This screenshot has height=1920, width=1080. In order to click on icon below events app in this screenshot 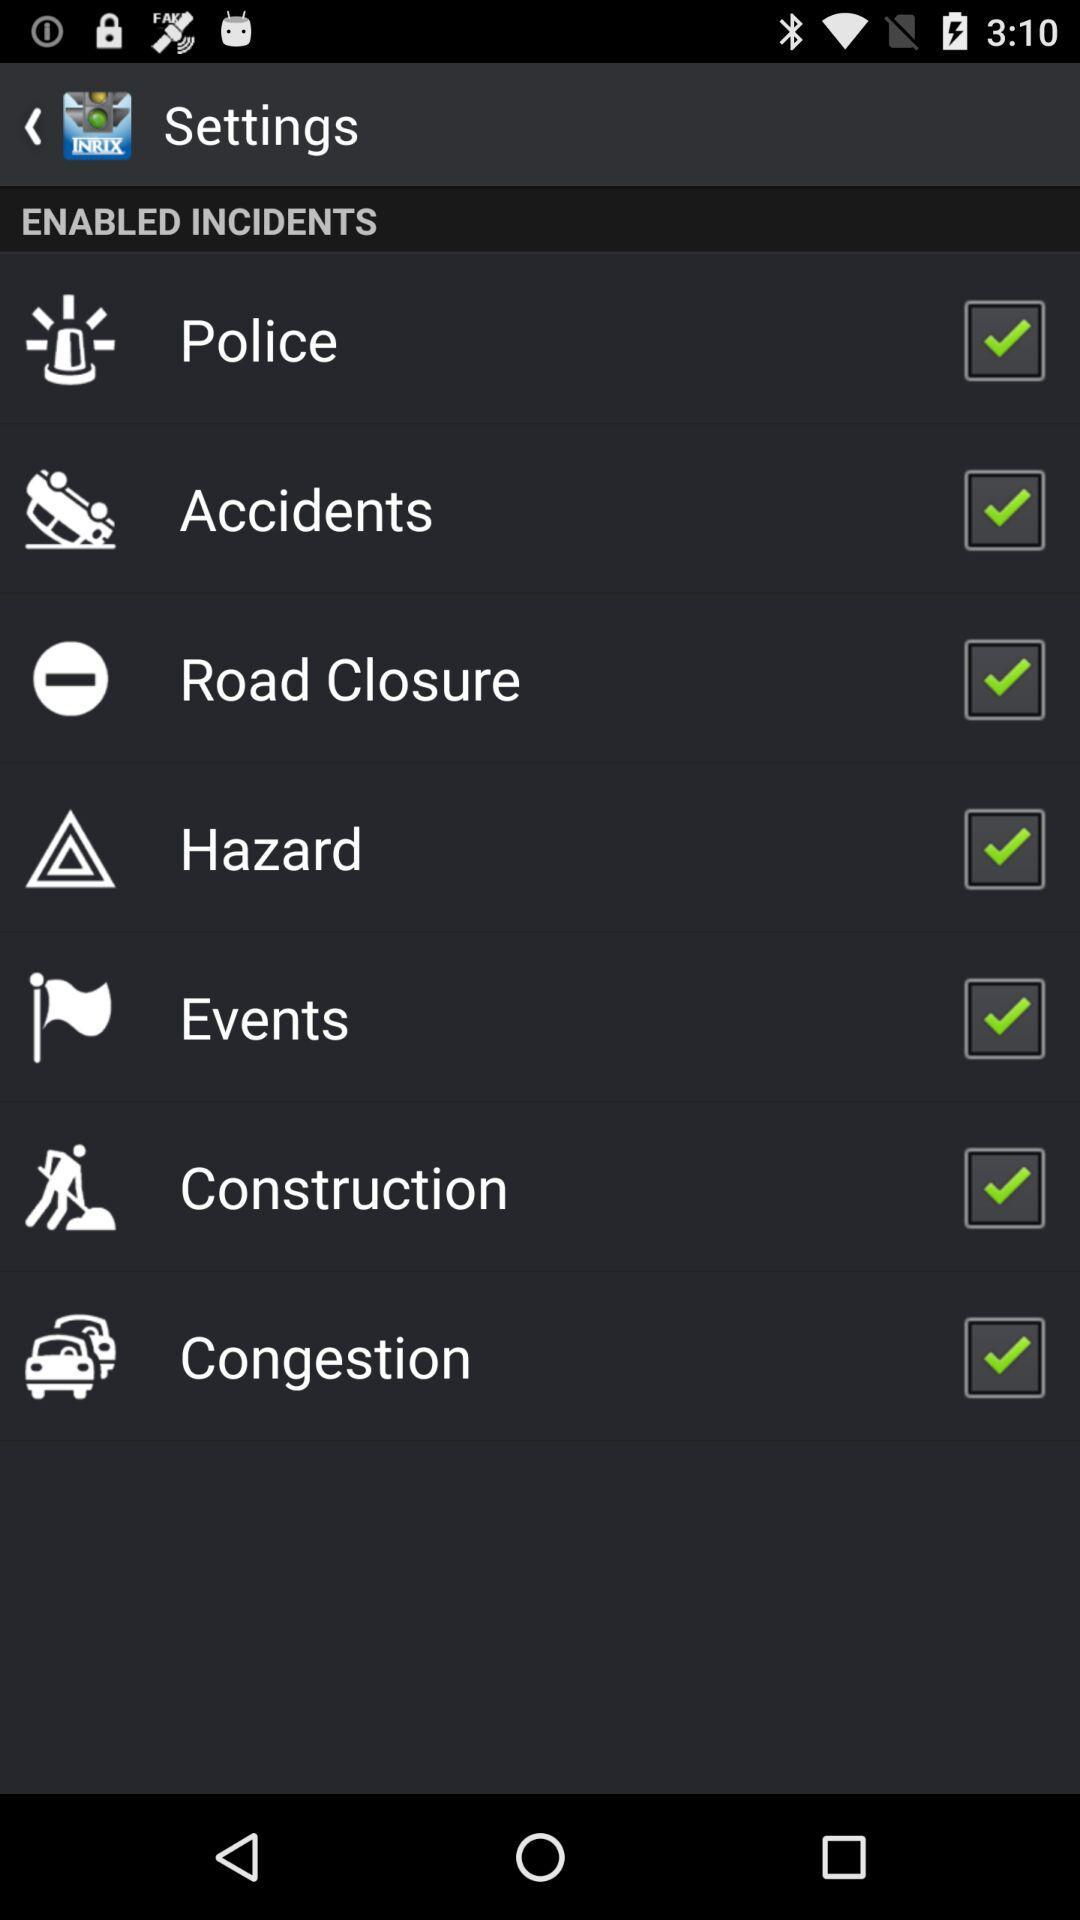, I will do `click(342, 1186)`.